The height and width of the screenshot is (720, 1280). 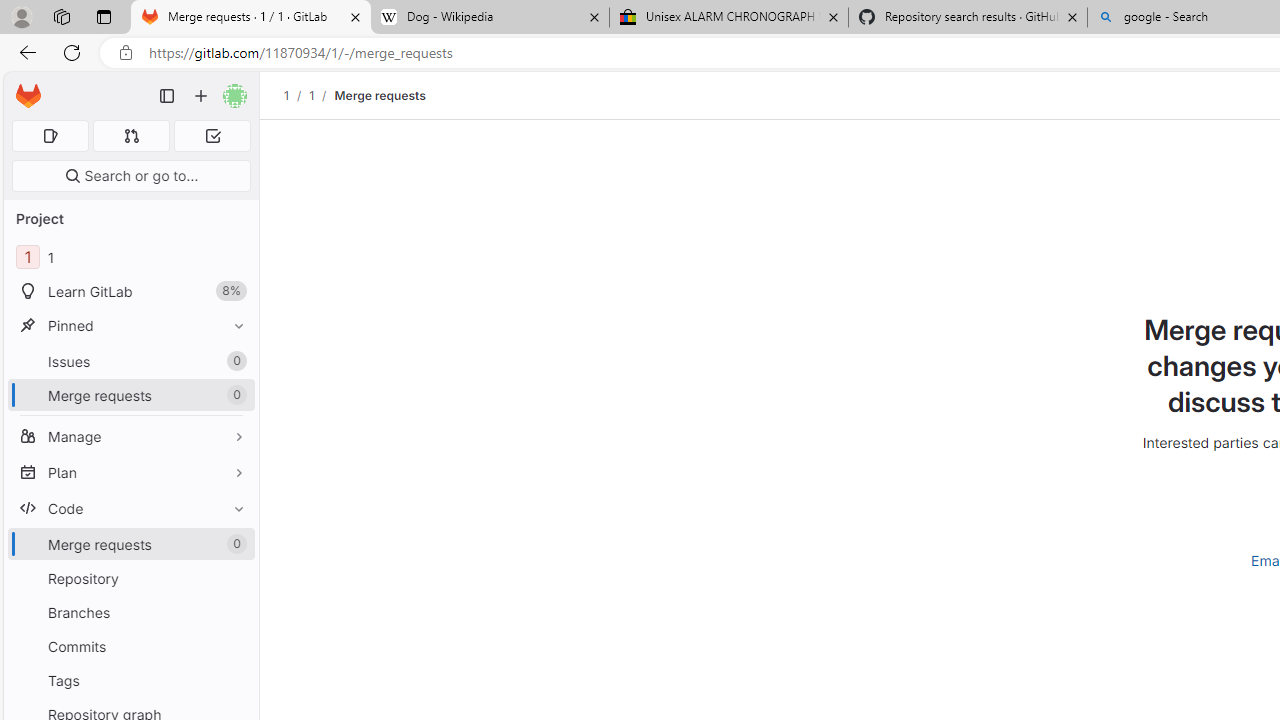 What do you see at coordinates (201, 96) in the screenshot?
I see `'Create new...'` at bounding box center [201, 96].